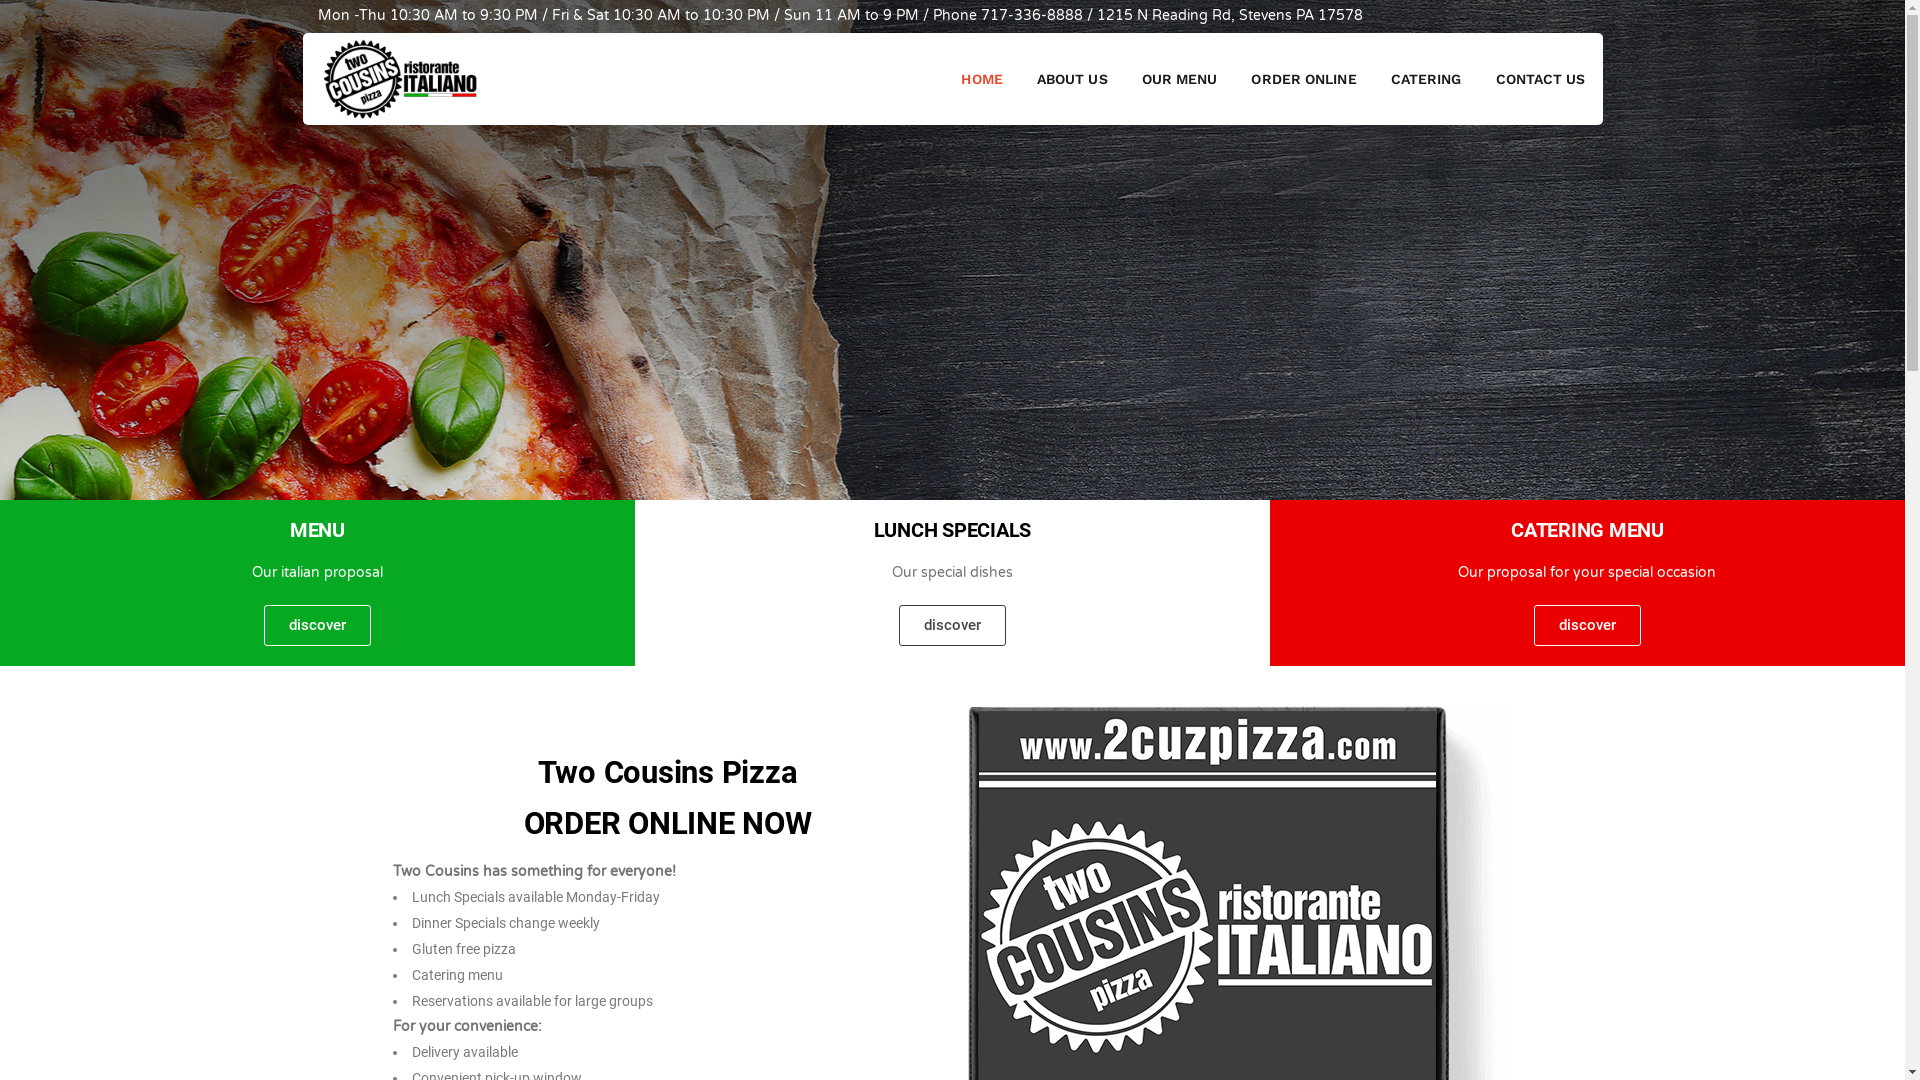 This screenshot has height=1080, width=1920. Describe the element at coordinates (1478, 77) in the screenshot. I see `'CONTACT US'` at that location.